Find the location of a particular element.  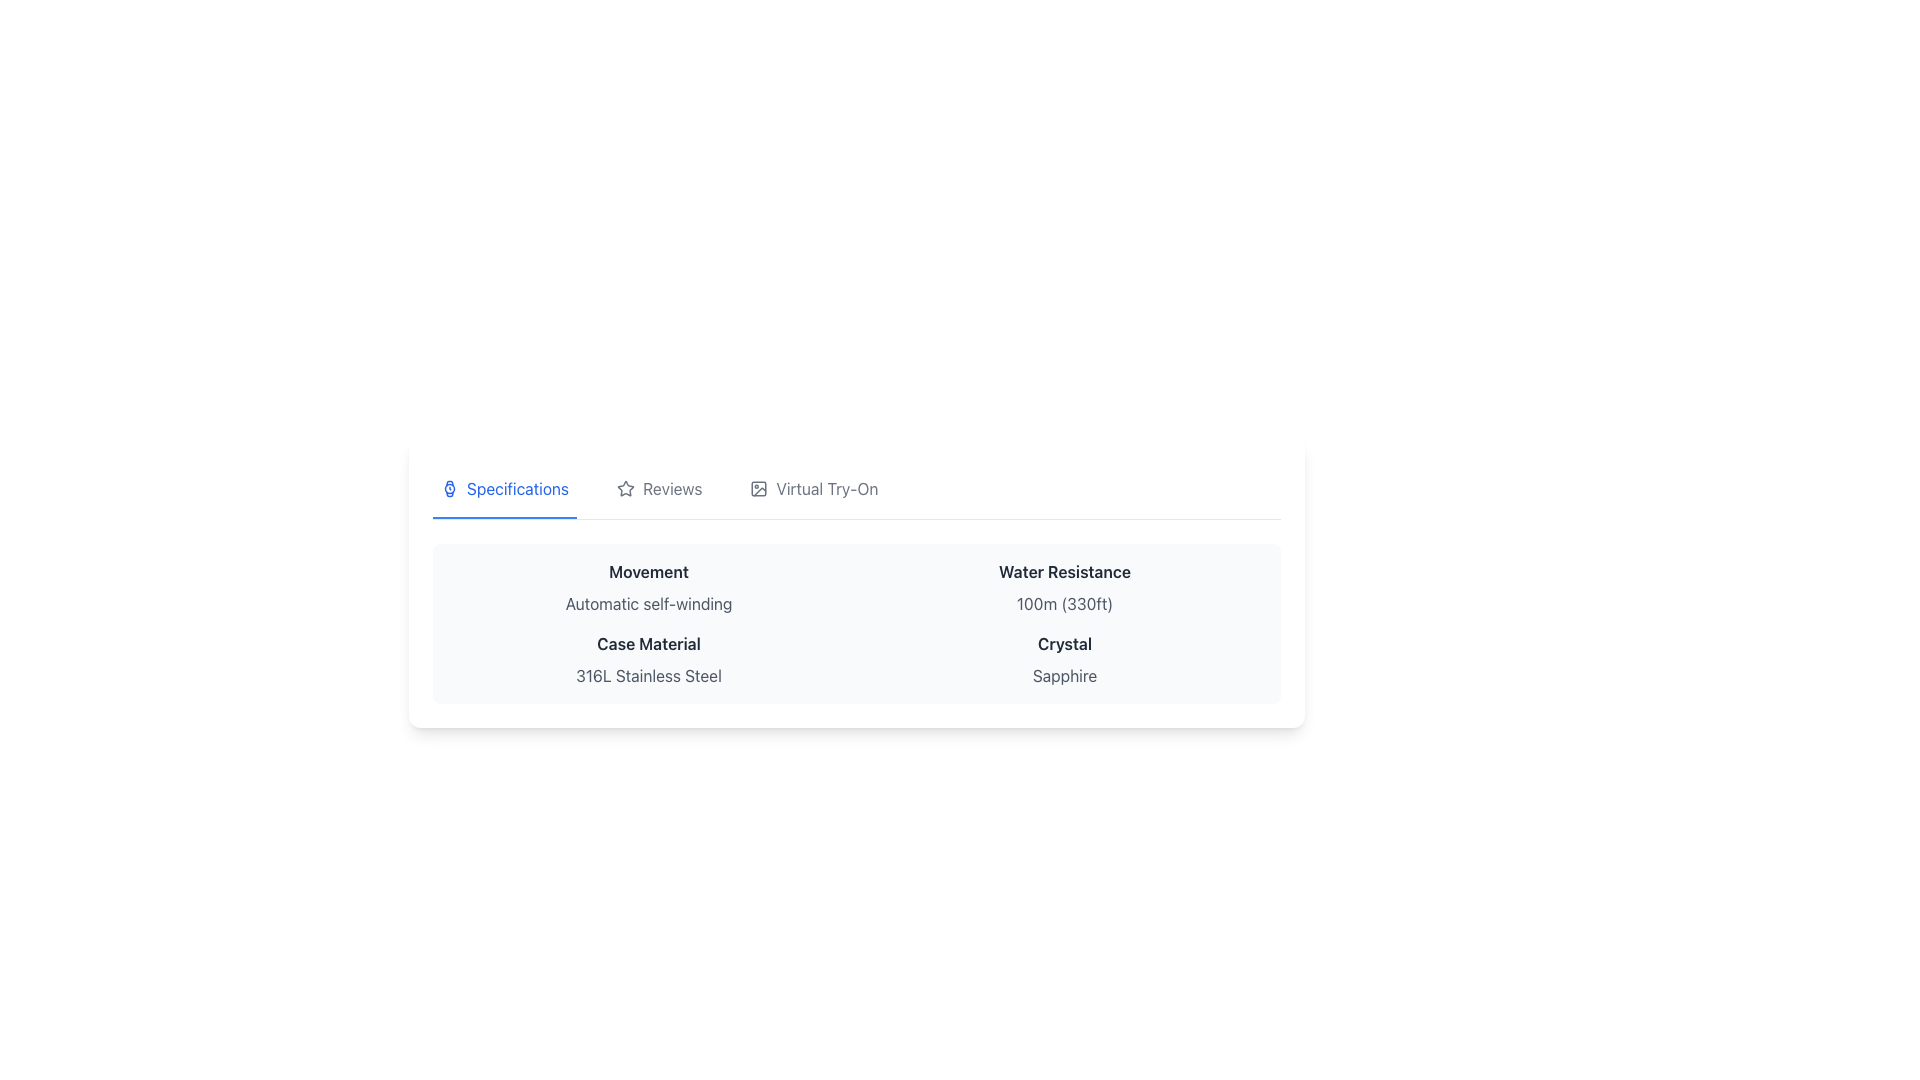

displayed specifications in the Information Display Section, which provides detailed information about the product's features such as Movement type, Water Resistance level, and materials used is located at coordinates (857, 582).